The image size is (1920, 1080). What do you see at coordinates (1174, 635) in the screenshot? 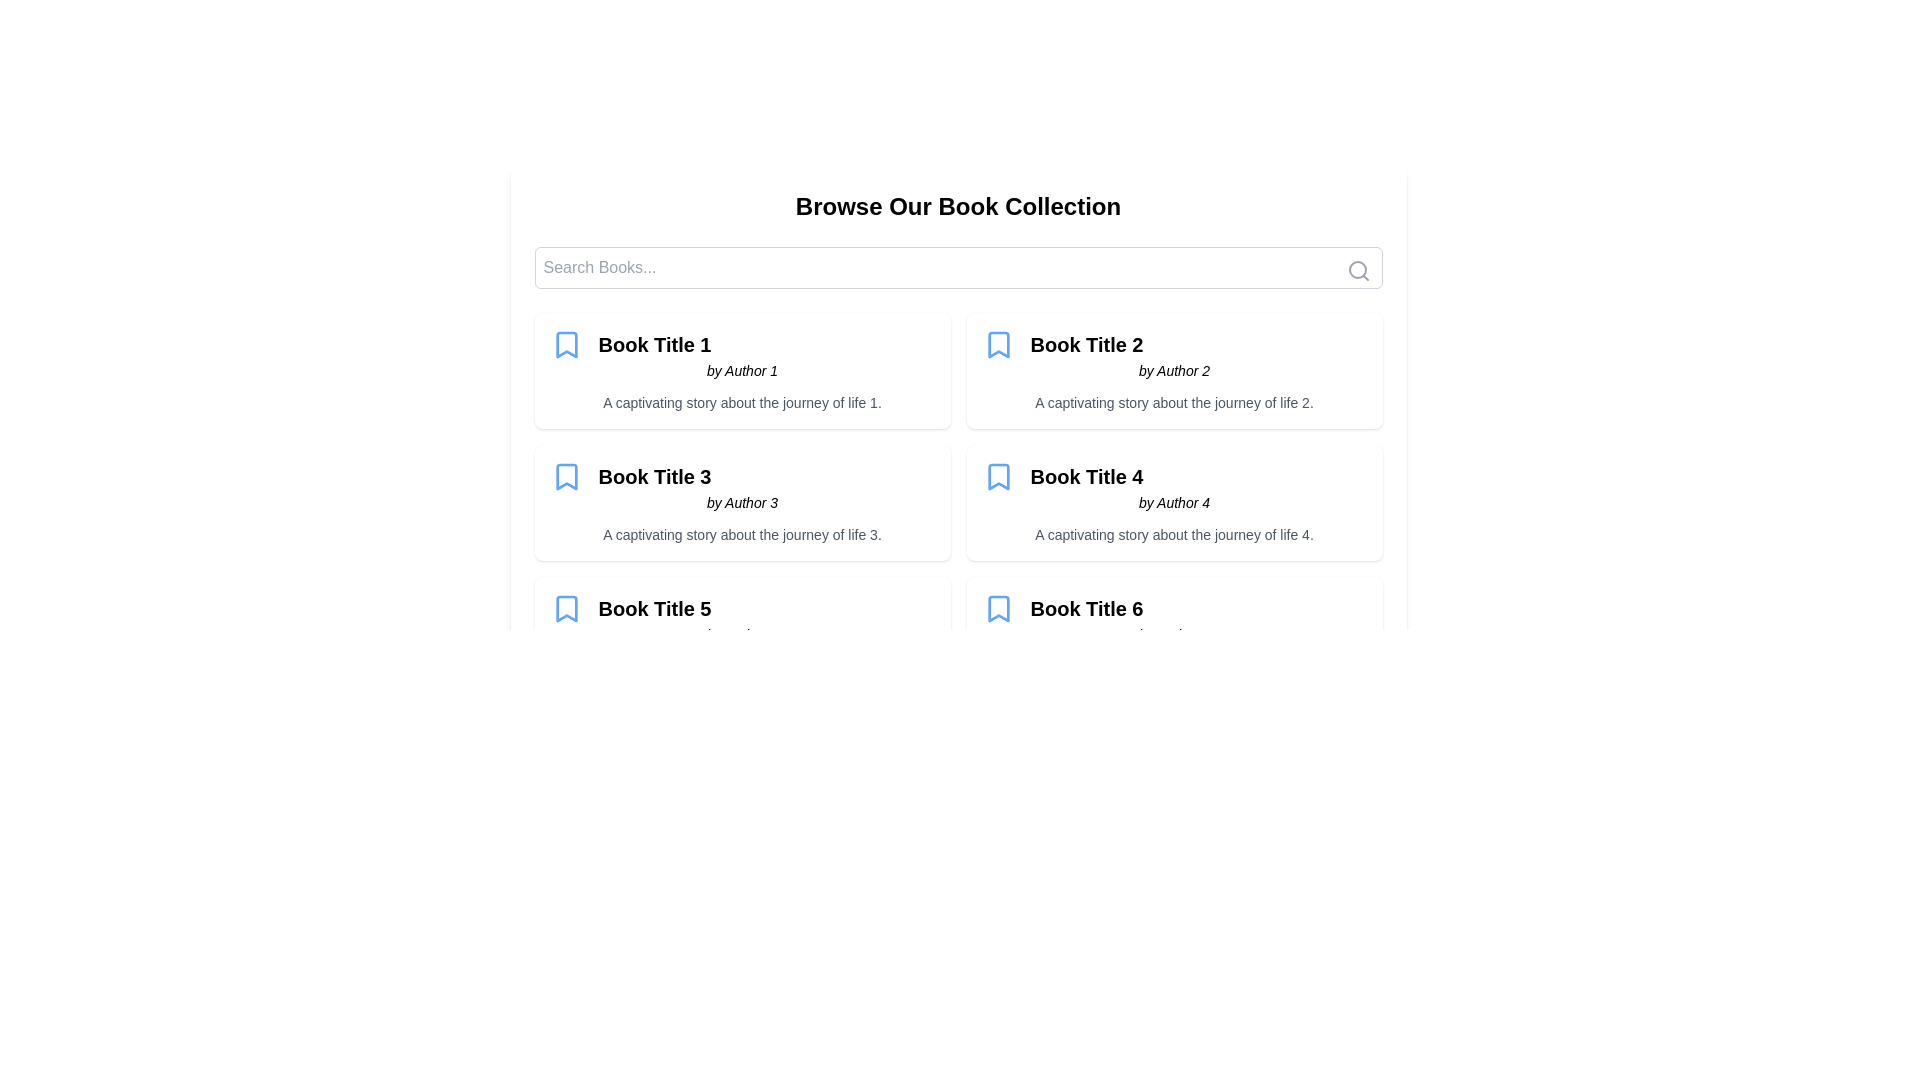
I see `the book entry card located in the second column and third row of the grid layout, below the 'Book Title 4' card` at bounding box center [1174, 635].